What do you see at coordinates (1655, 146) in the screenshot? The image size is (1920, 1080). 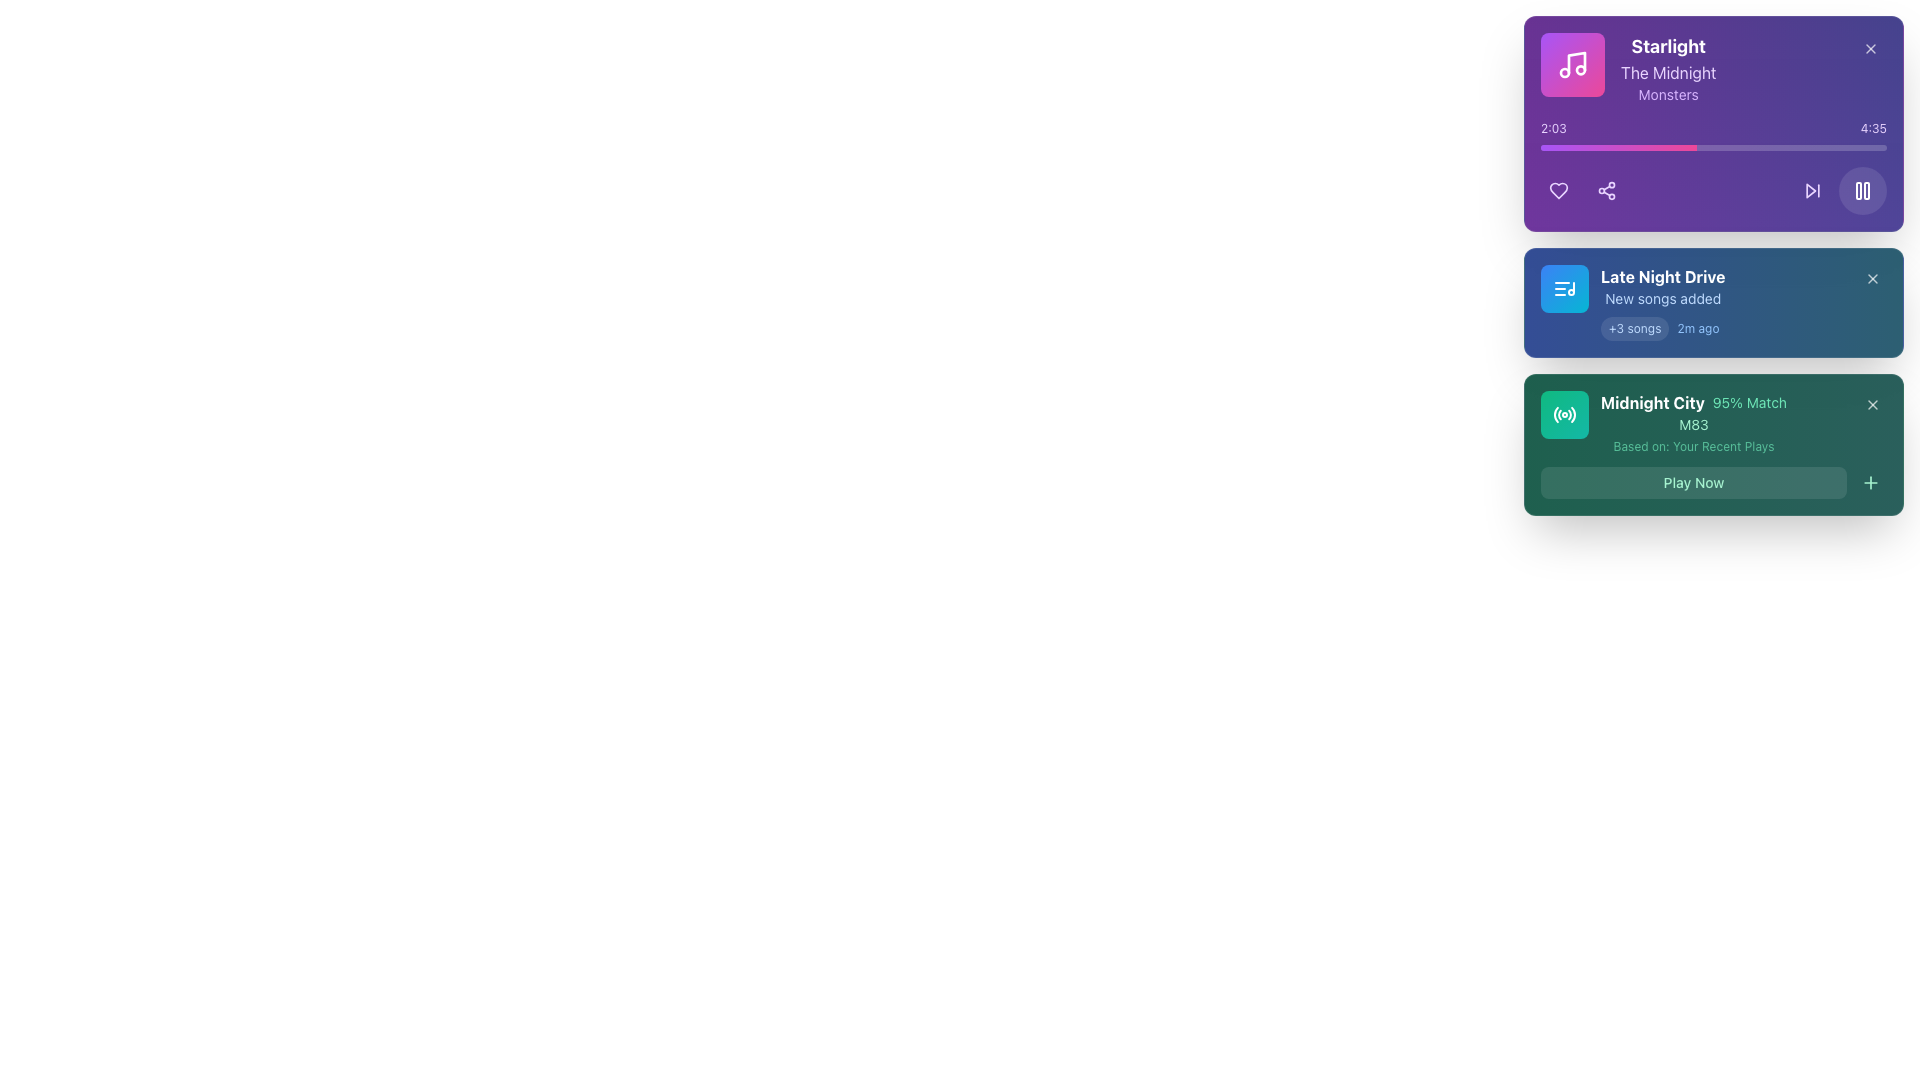 I see `playback progress` at bounding box center [1655, 146].